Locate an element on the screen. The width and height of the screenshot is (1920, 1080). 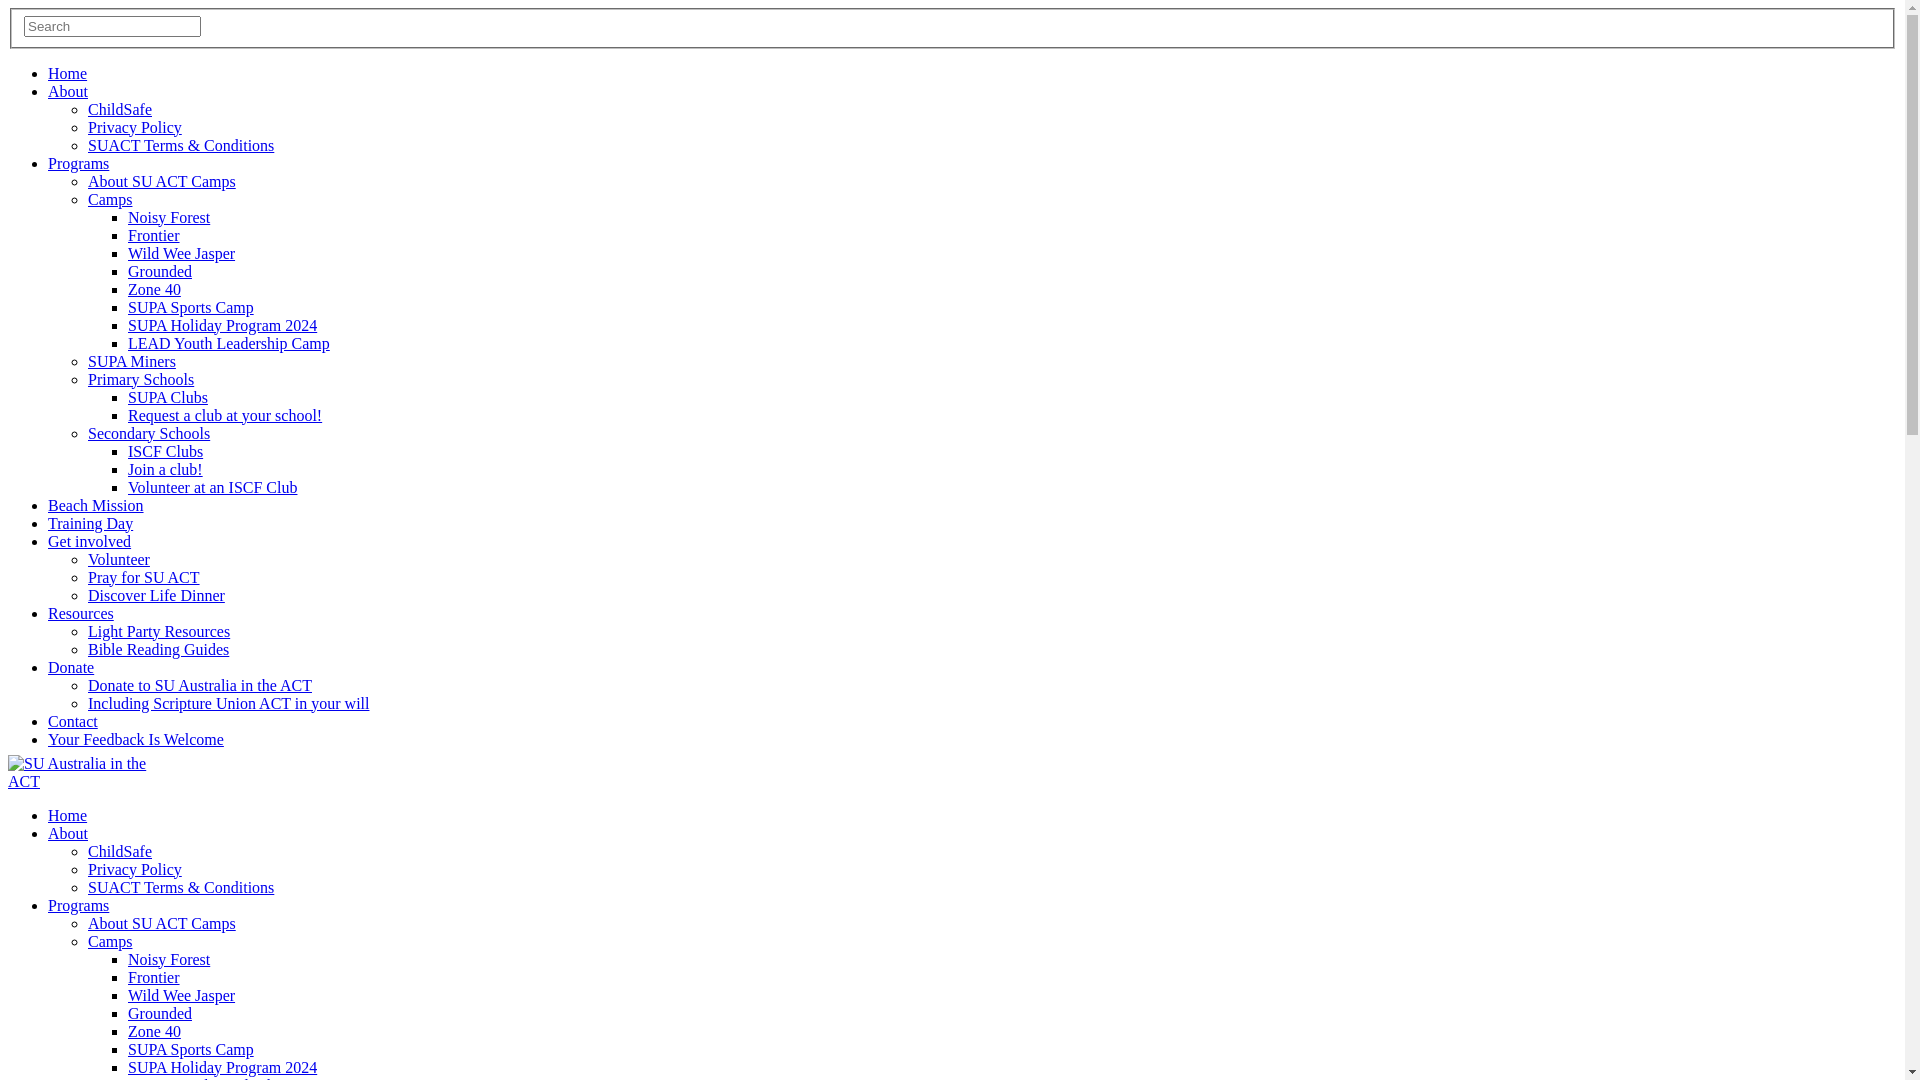
'LEAD Youth Leadership Camp' is located at coordinates (229, 342).